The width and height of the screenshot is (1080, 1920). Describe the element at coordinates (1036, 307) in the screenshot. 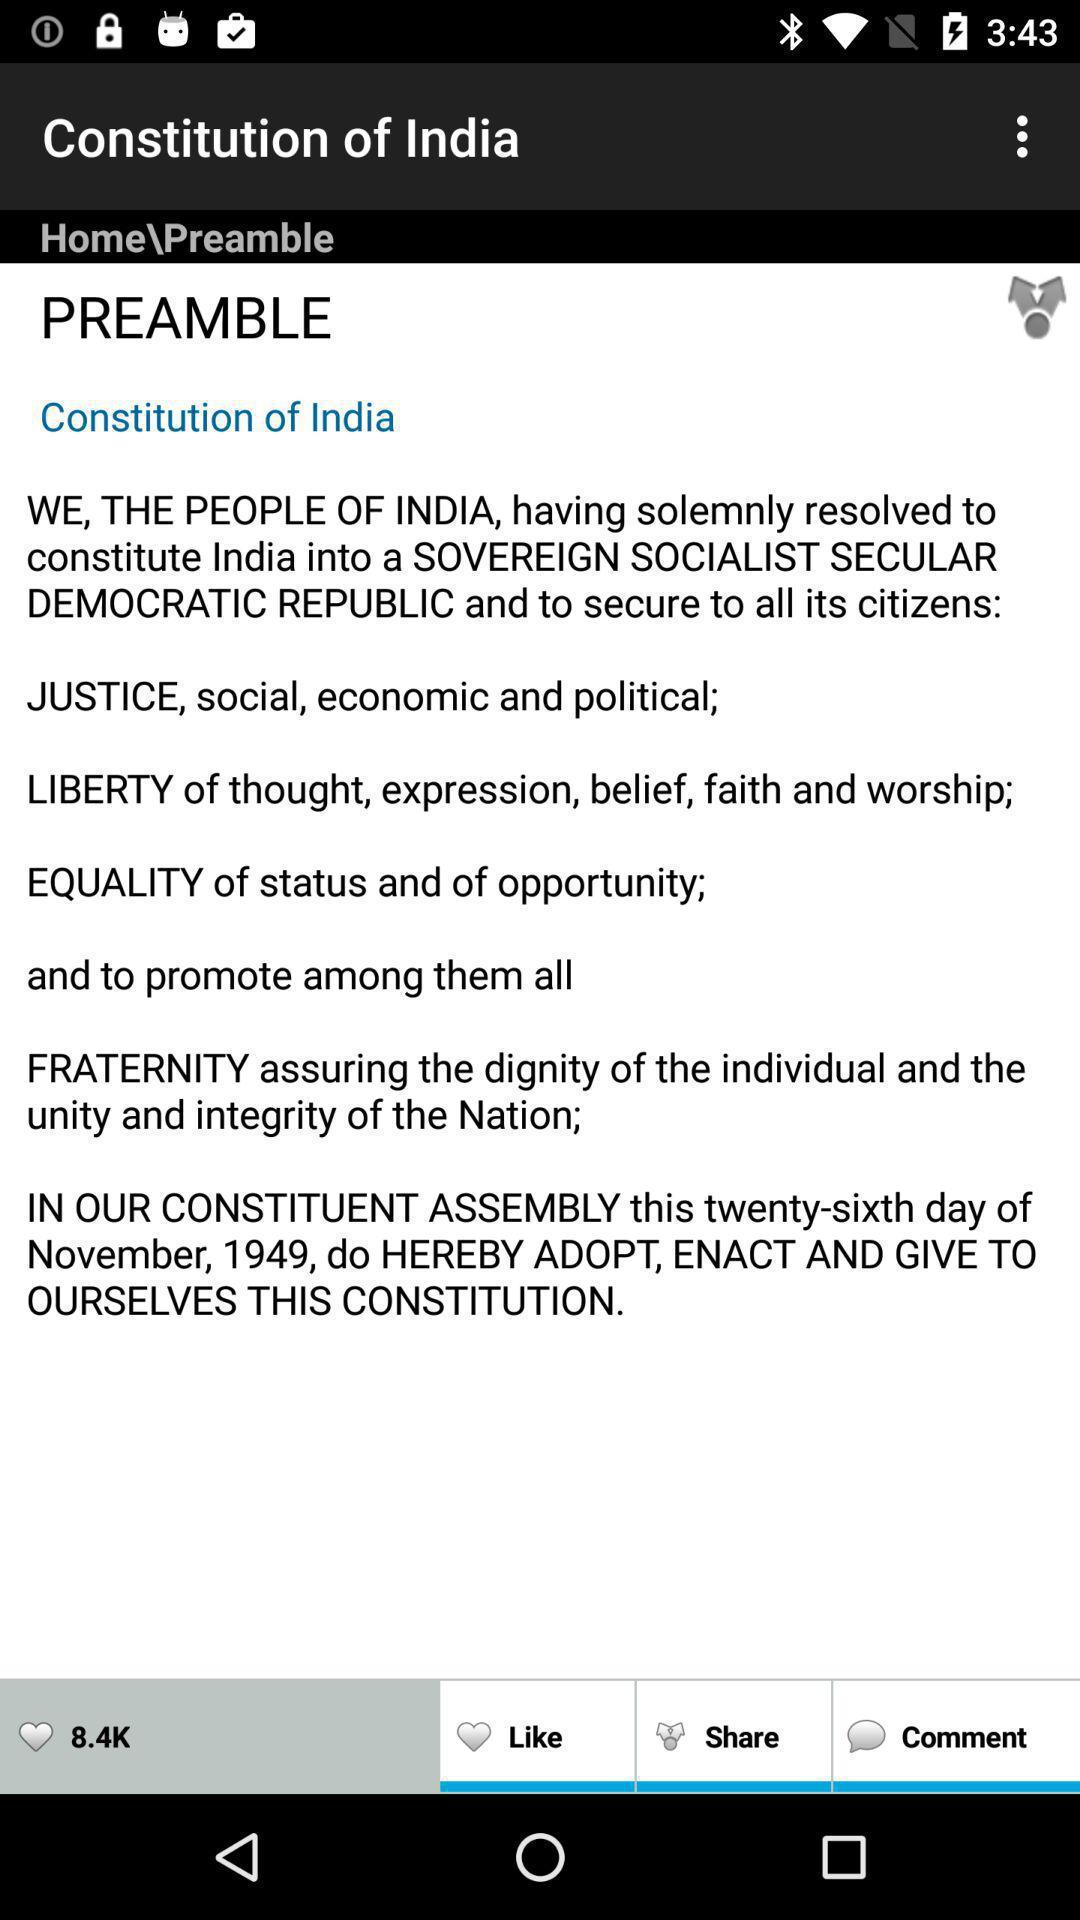

I see `the share icon` at that location.